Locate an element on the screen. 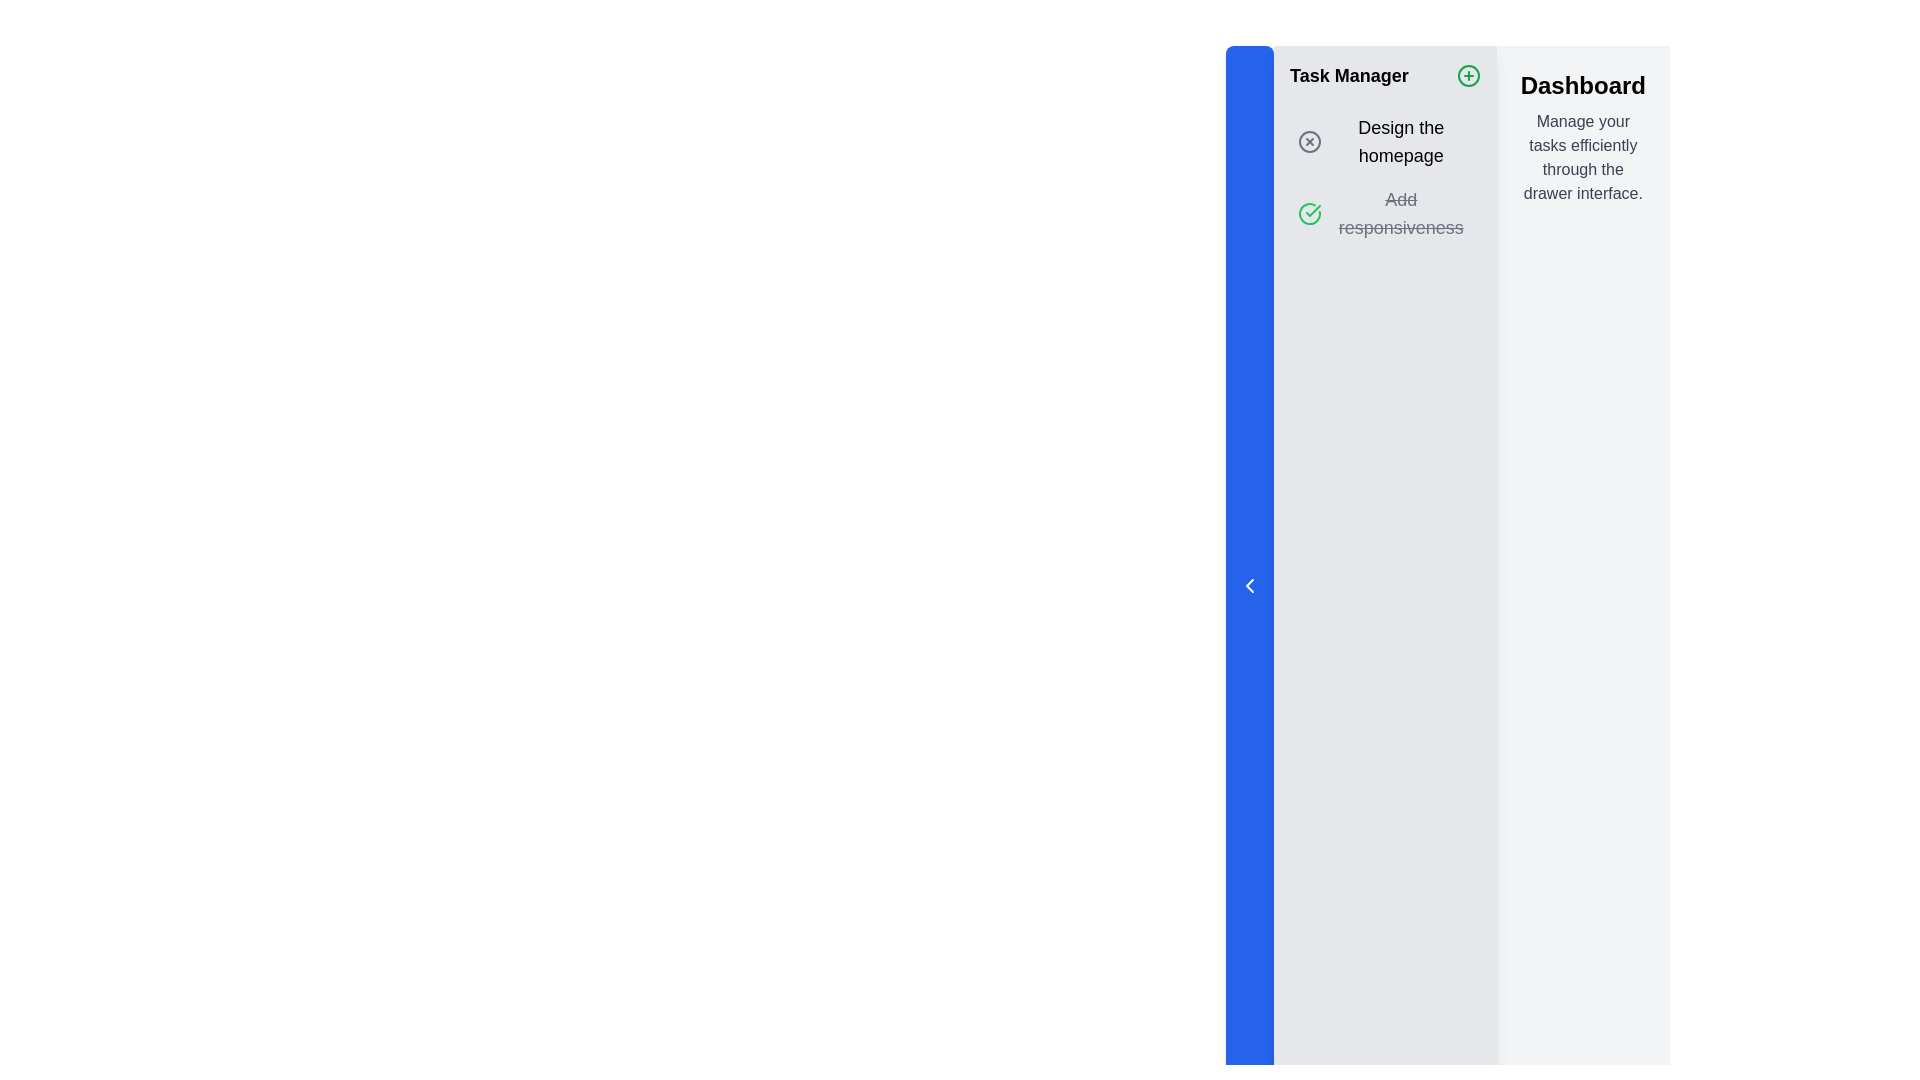 Image resolution: width=1920 pixels, height=1080 pixels. the text label displaying 'Design the homepage' located under the 'Task Manager' section is located at coordinates (1400, 141).